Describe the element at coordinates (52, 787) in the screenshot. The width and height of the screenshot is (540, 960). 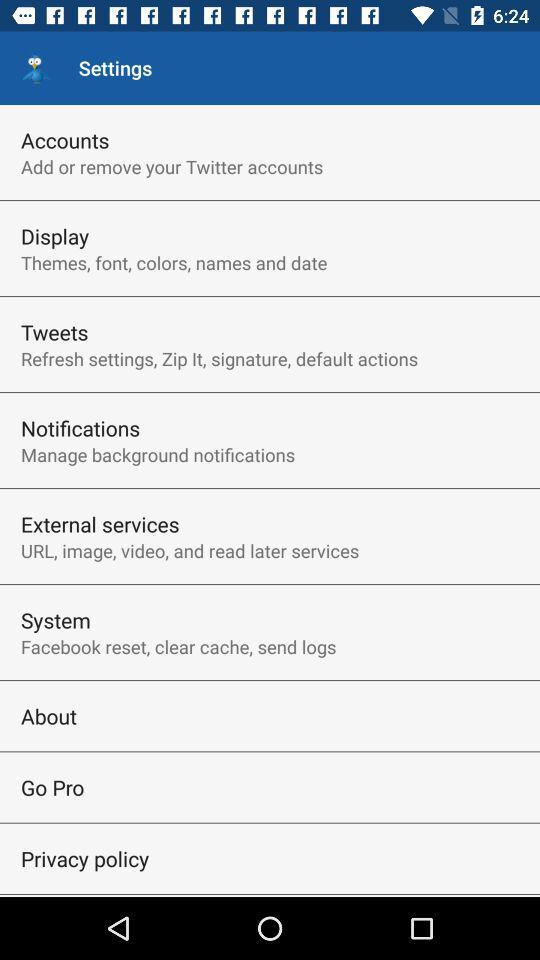
I see `icon above the privacy policy item` at that location.